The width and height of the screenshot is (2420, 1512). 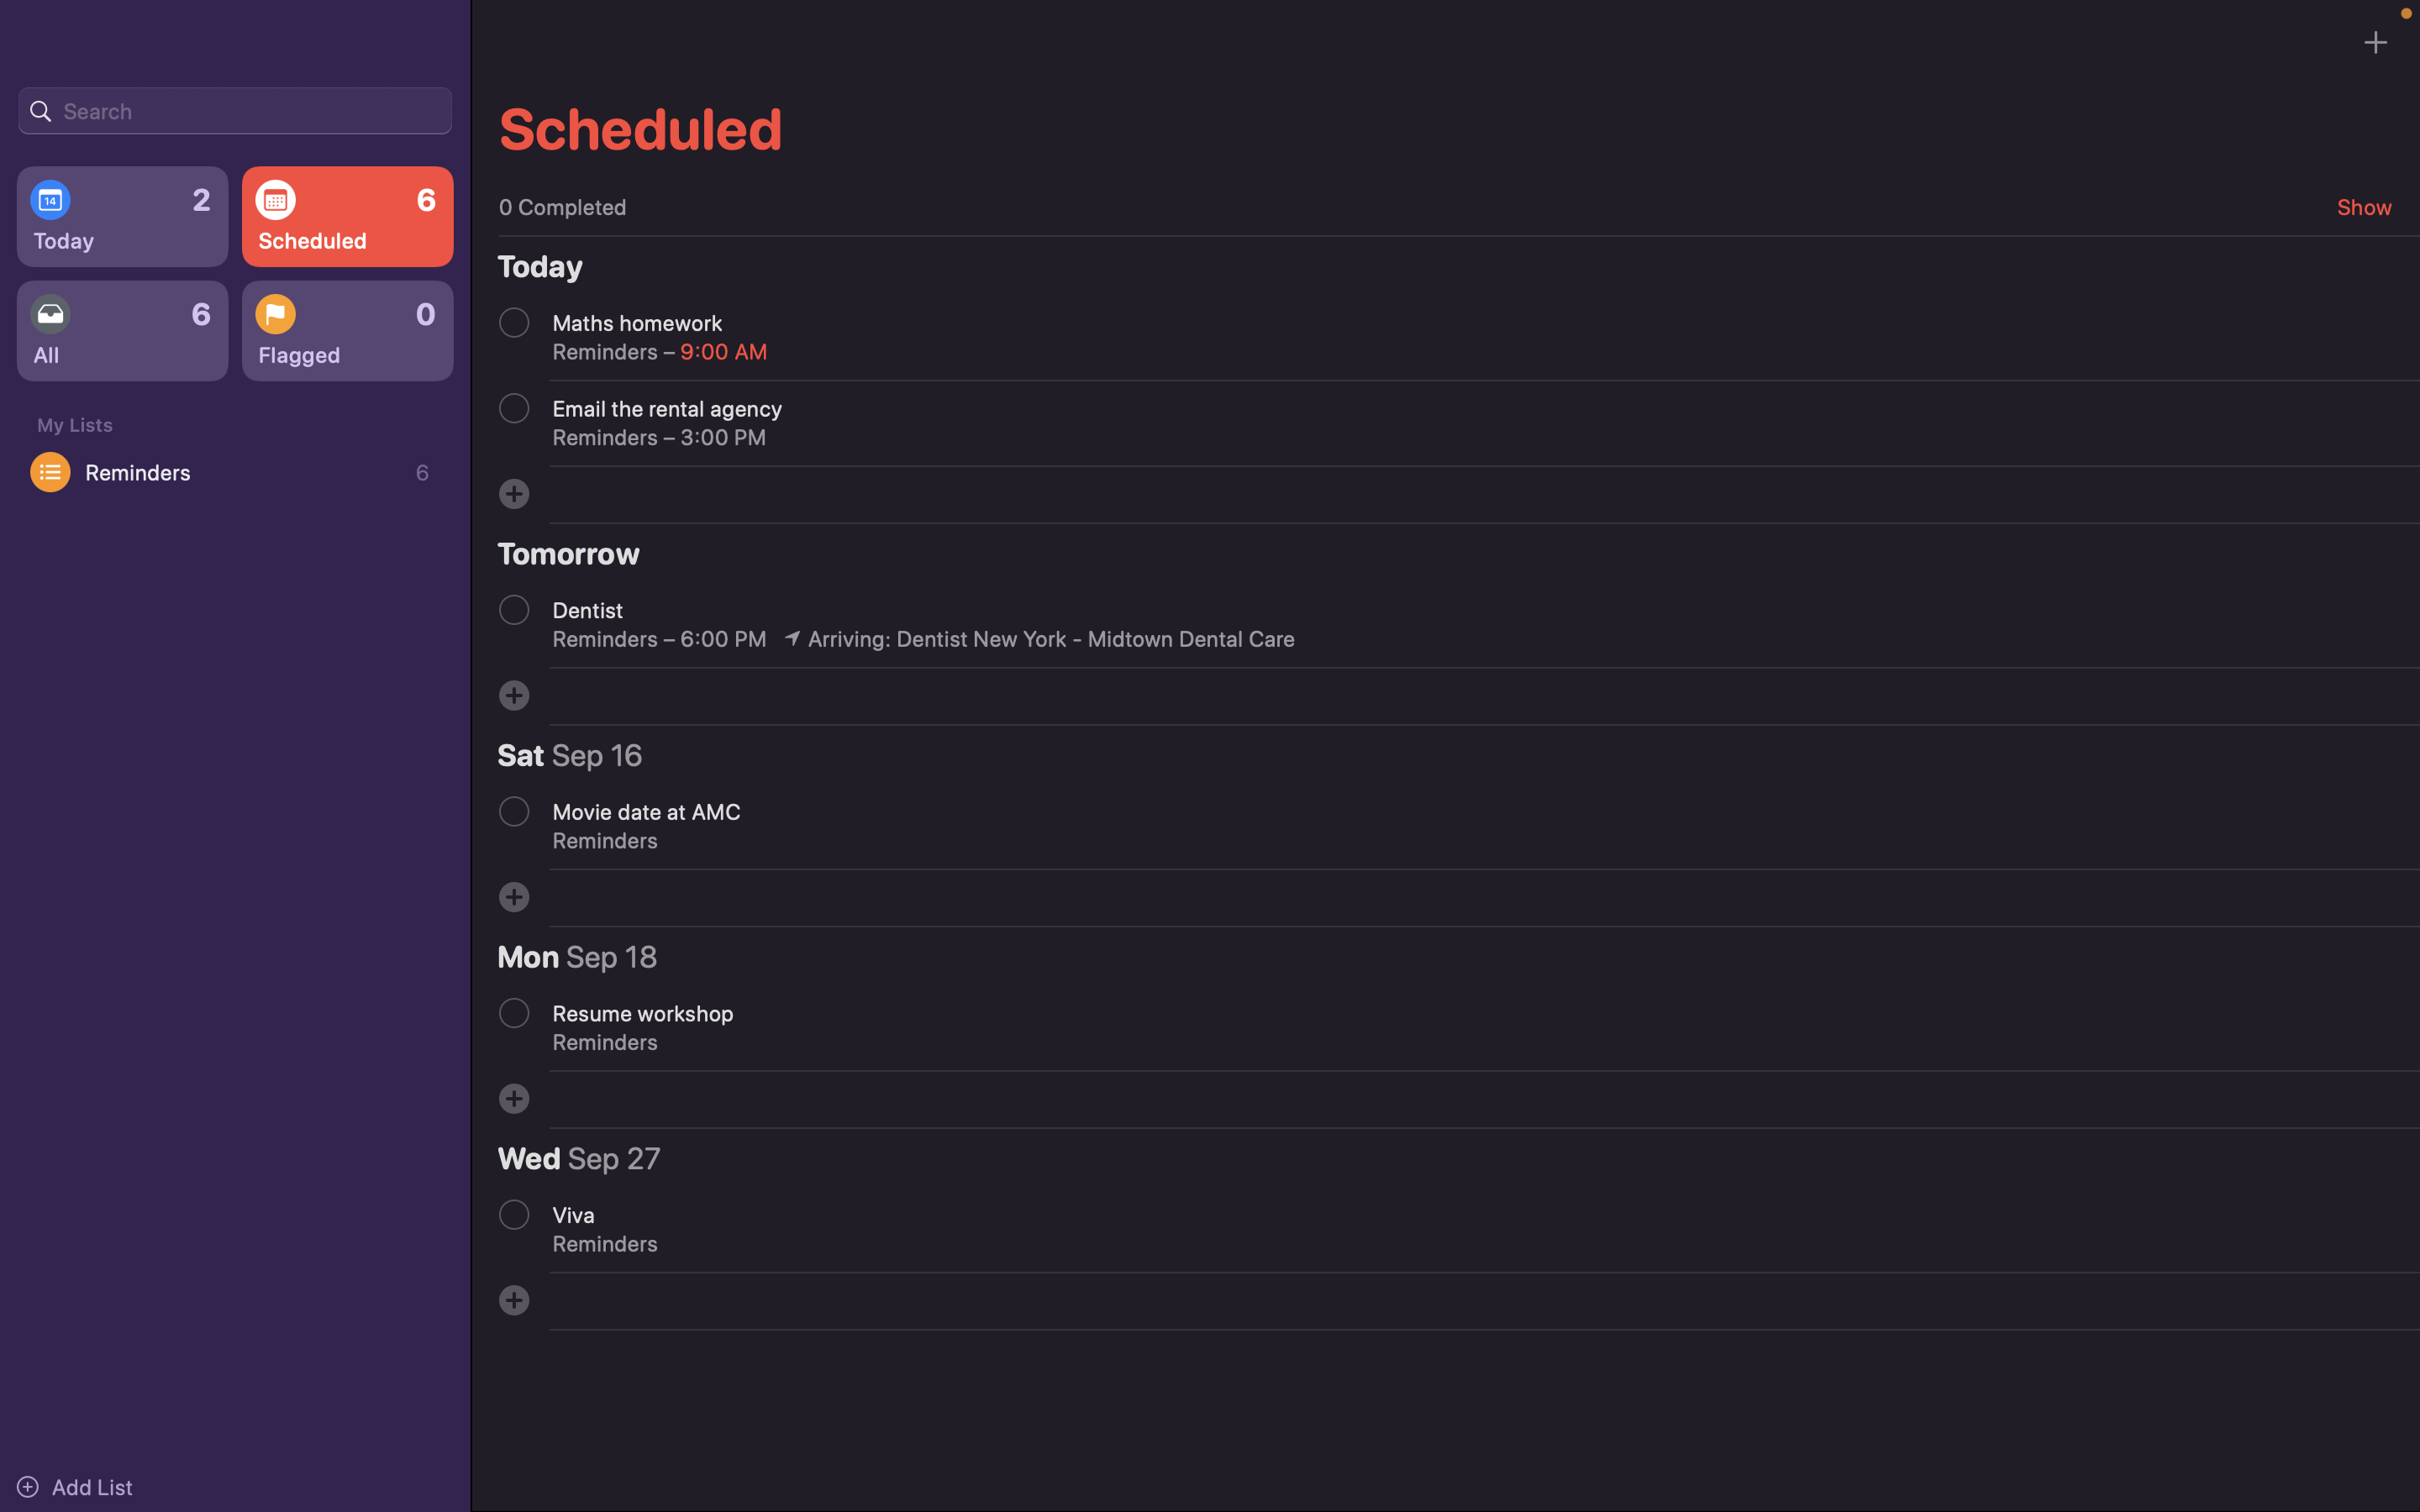 What do you see at coordinates (121, 218) in the screenshot?
I see `View all the events for today` at bounding box center [121, 218].